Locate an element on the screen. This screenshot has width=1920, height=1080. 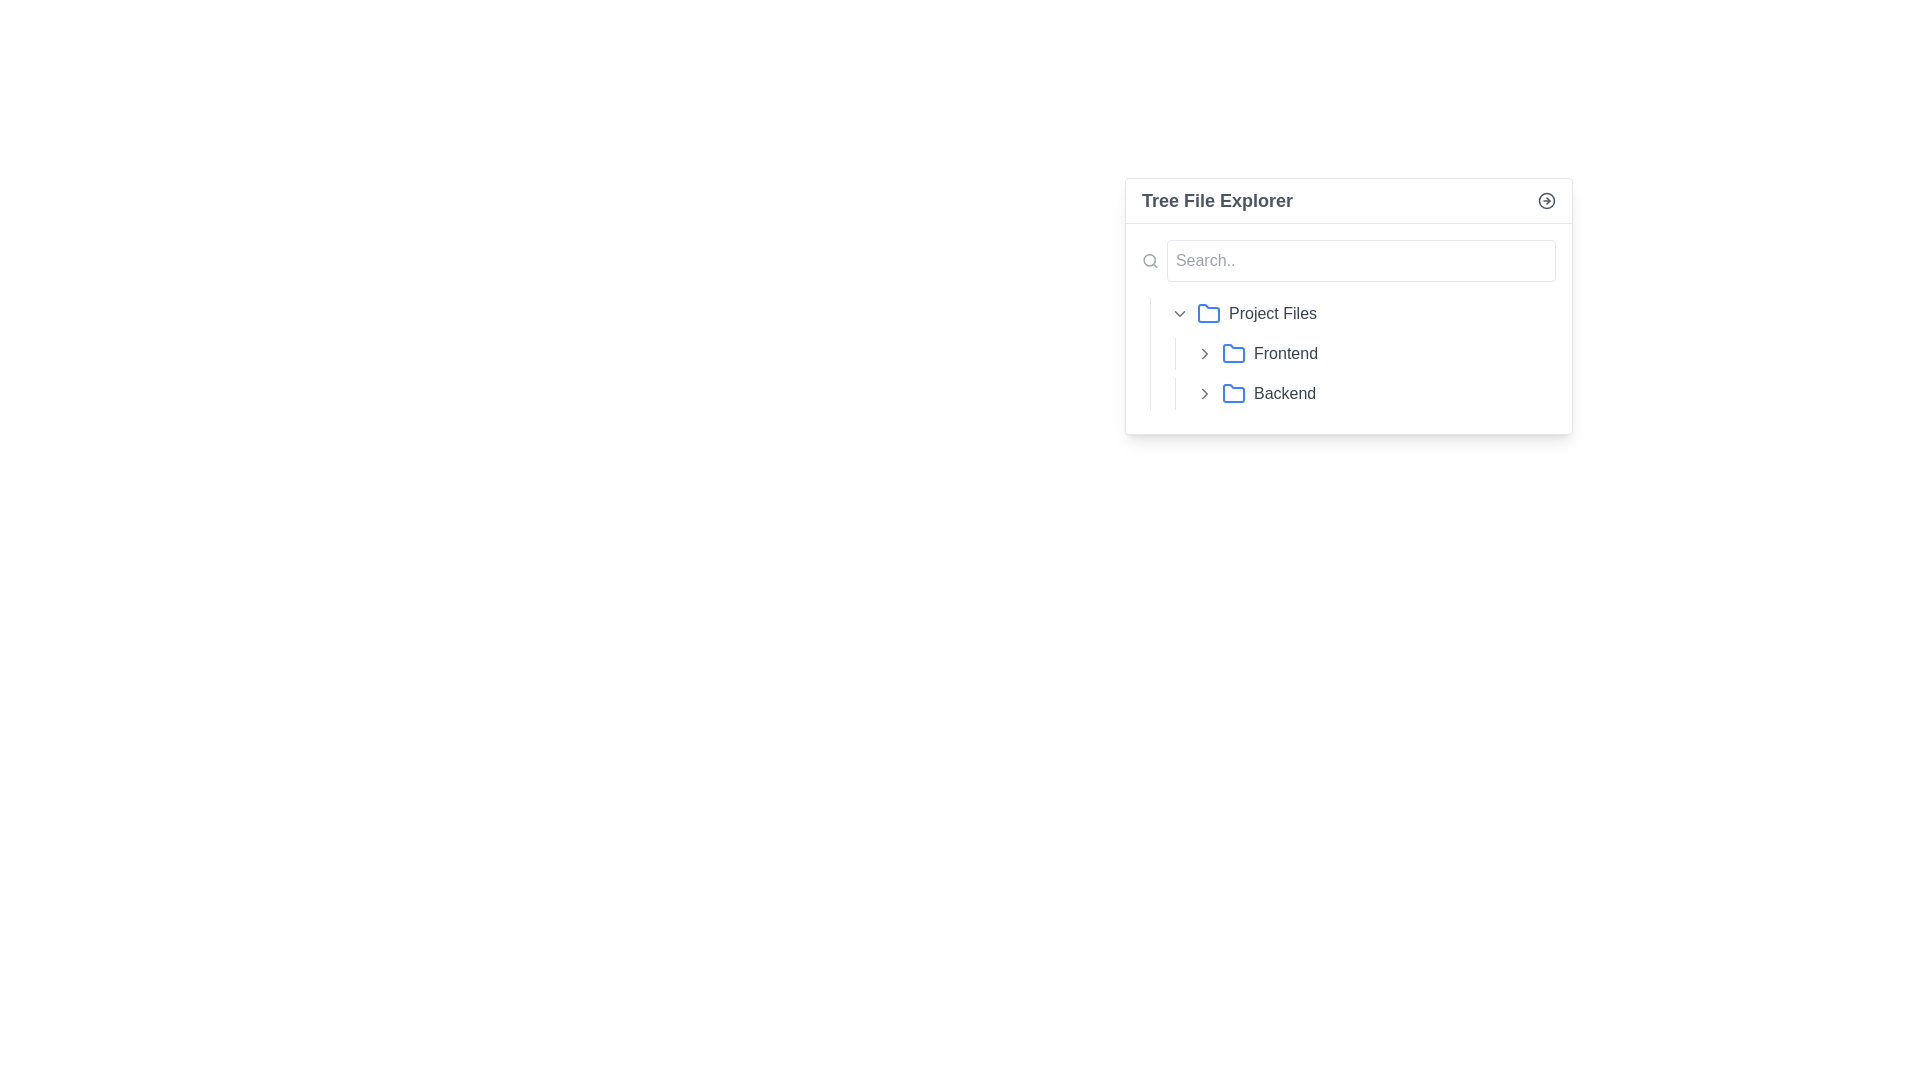
the 'Project Files' folder icon located near the top of the file explorer tree view is located at coordinates (1208, 313).